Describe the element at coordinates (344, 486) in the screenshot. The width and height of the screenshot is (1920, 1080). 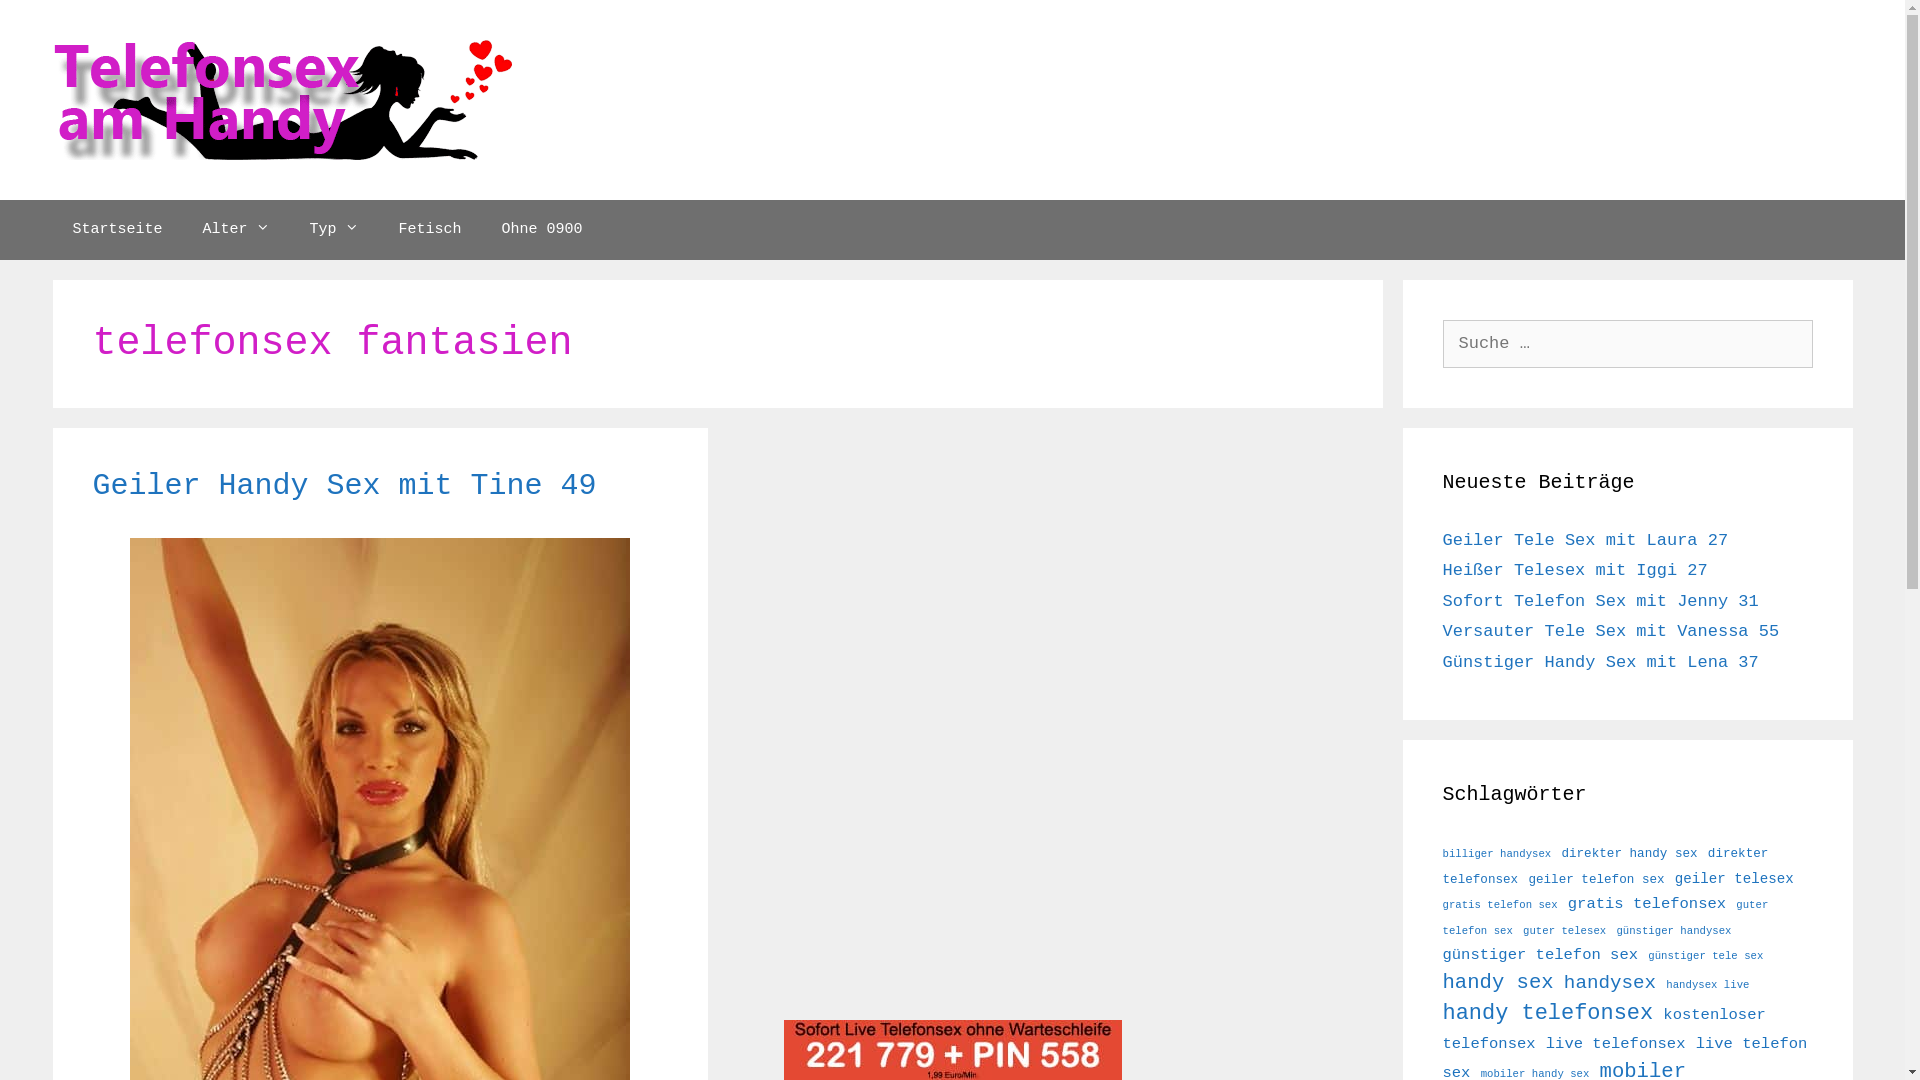
I see `'Geiler Handy Sex mit Tine 49'` at that location.